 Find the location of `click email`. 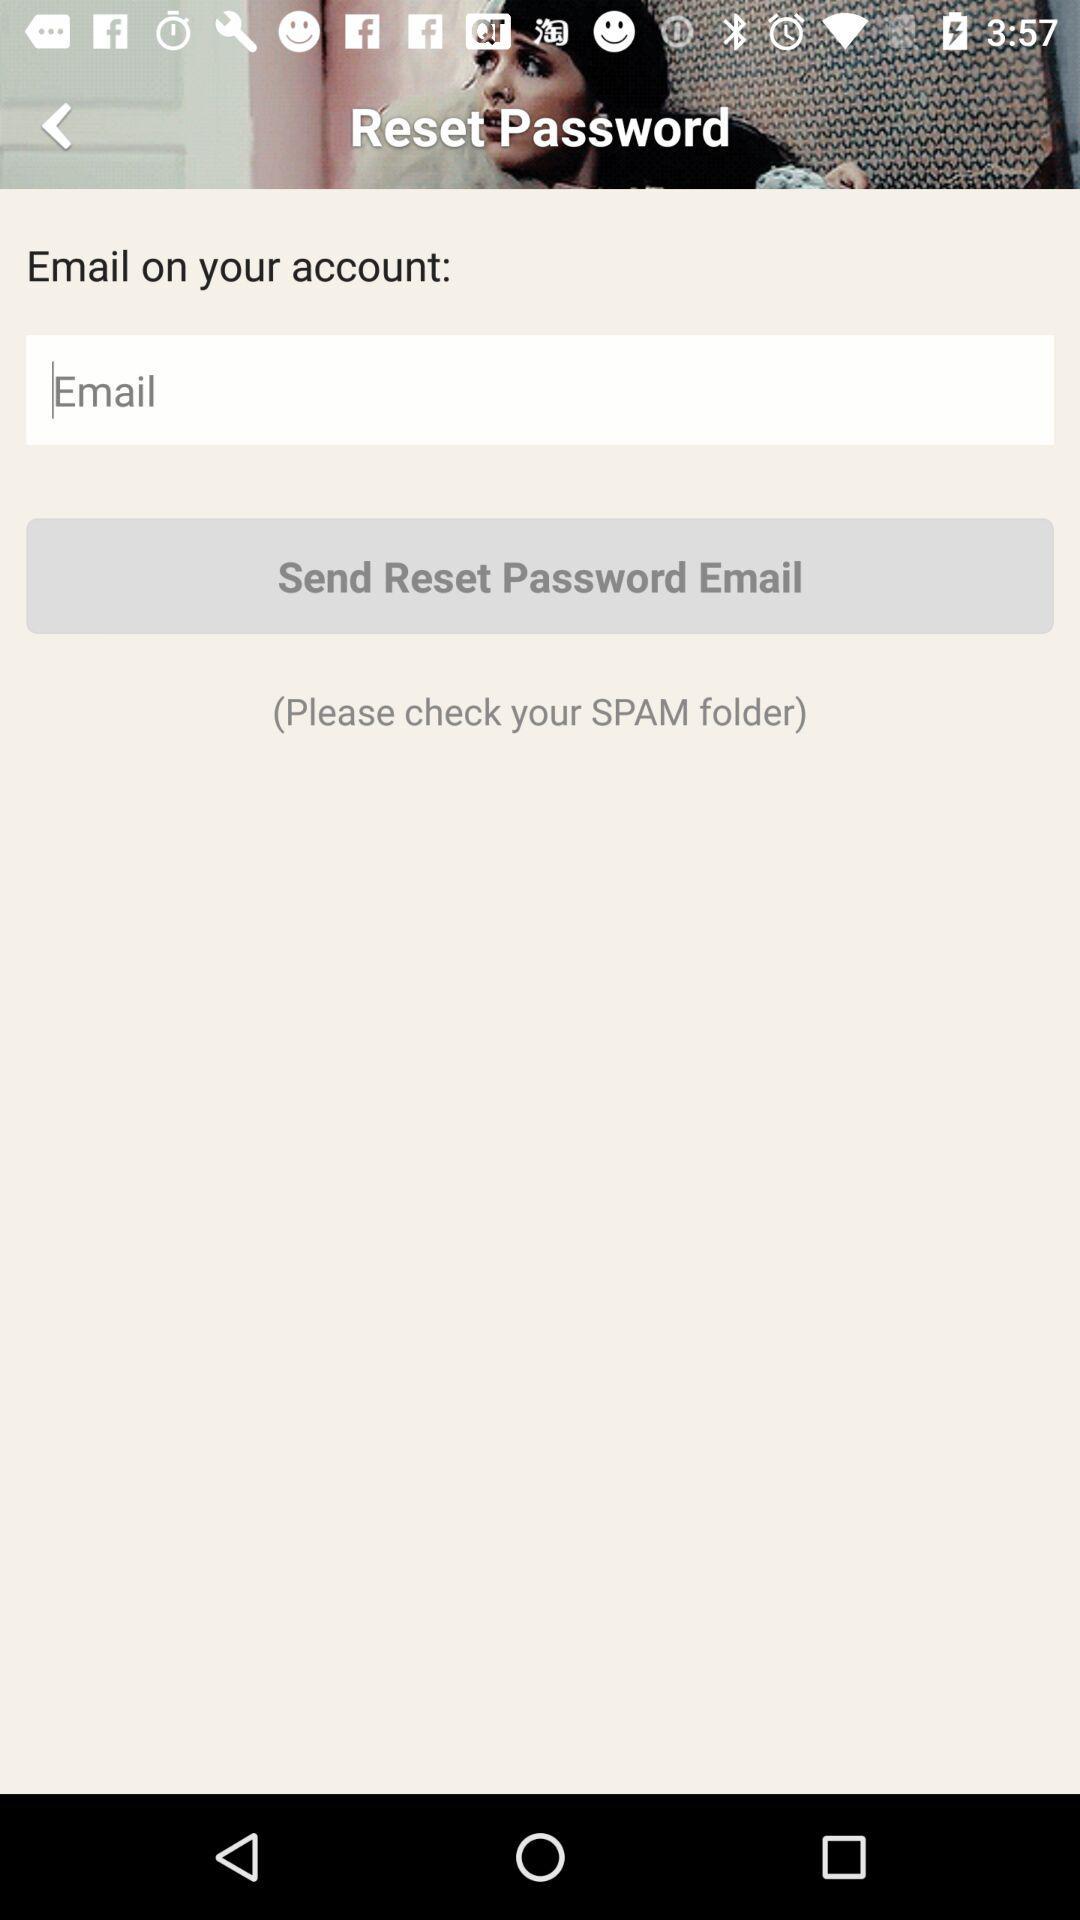

click email is located at coordinates (540, 389).